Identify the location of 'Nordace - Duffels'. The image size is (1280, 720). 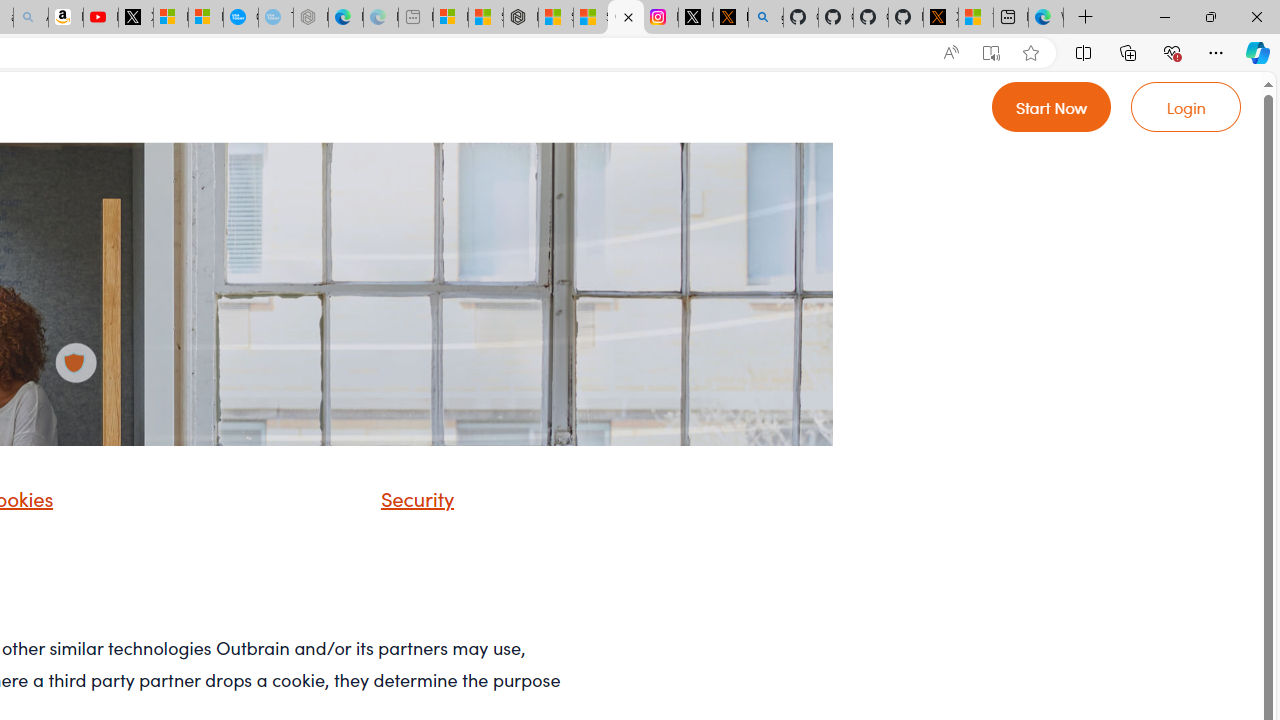
(520, 17).